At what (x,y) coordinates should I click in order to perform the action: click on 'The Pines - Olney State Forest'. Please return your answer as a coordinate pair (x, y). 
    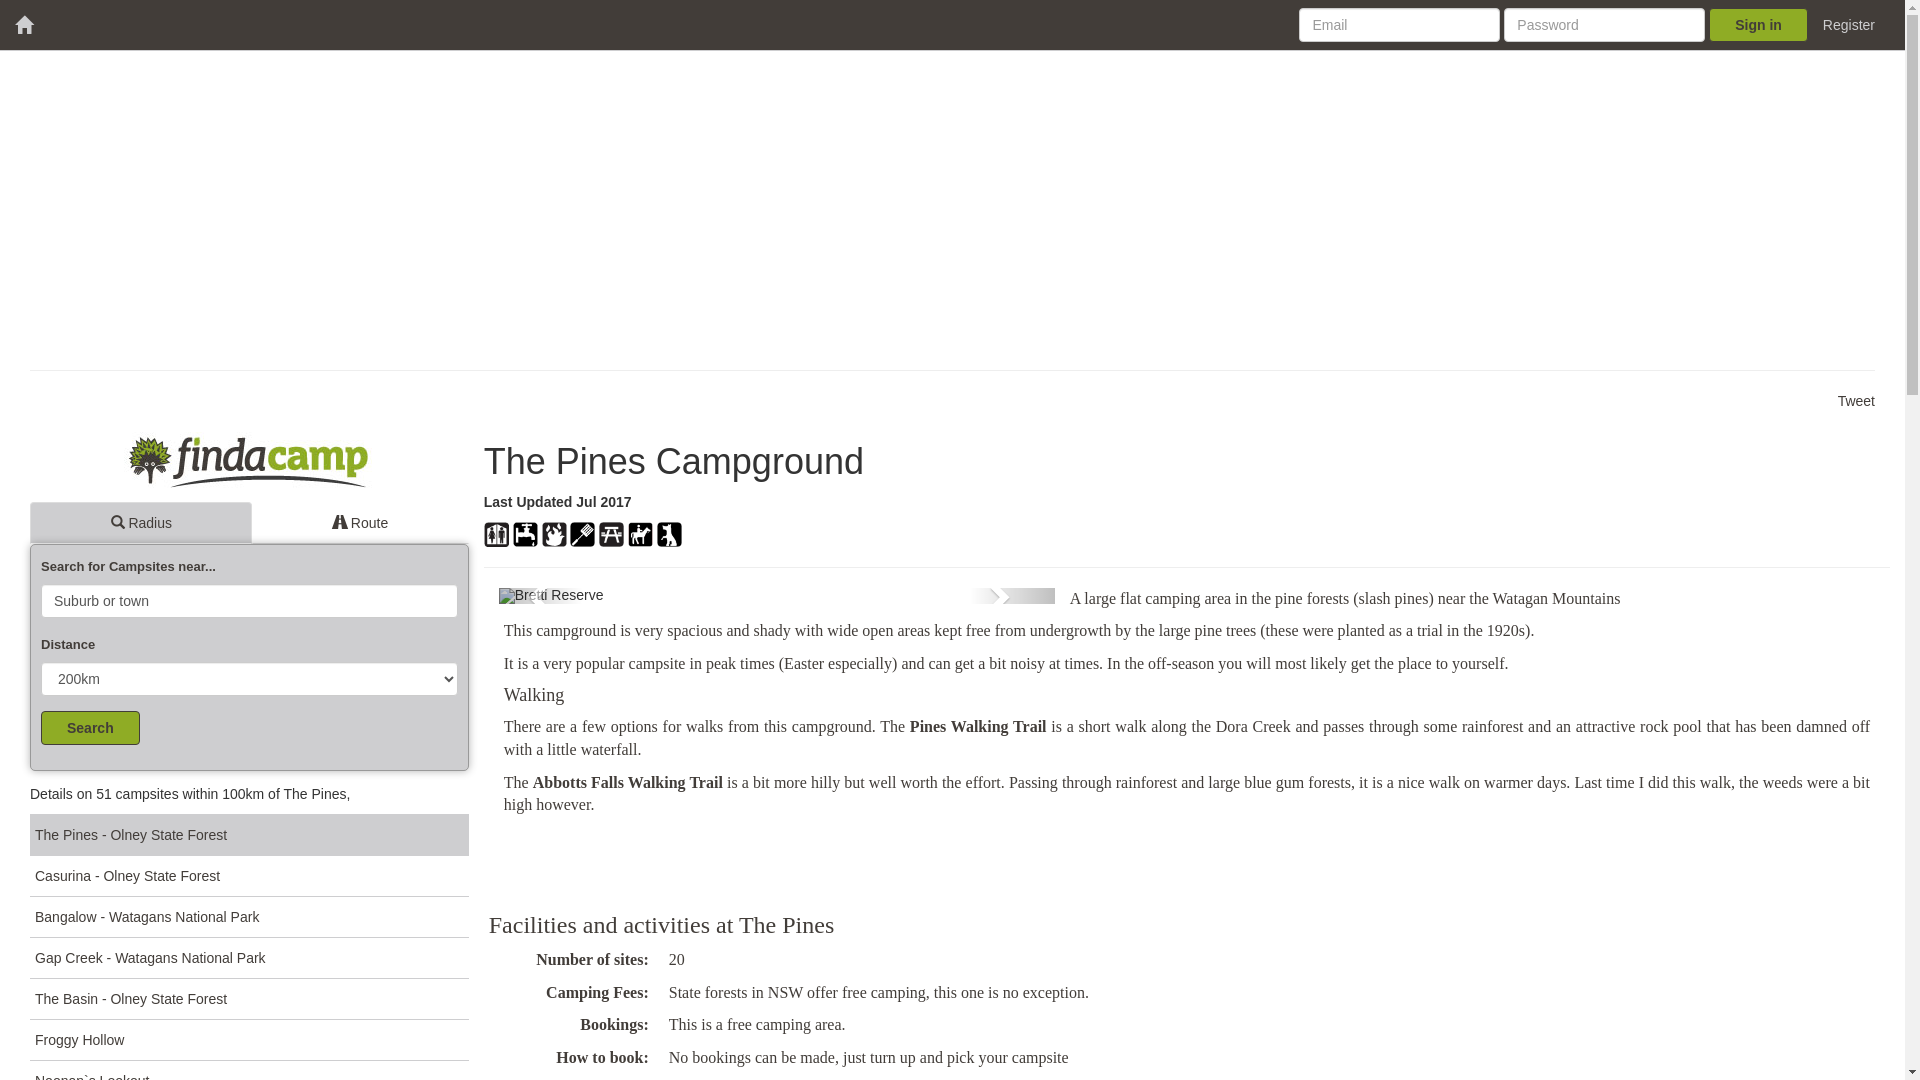
    Looking at the image, I should click on (248, 834).